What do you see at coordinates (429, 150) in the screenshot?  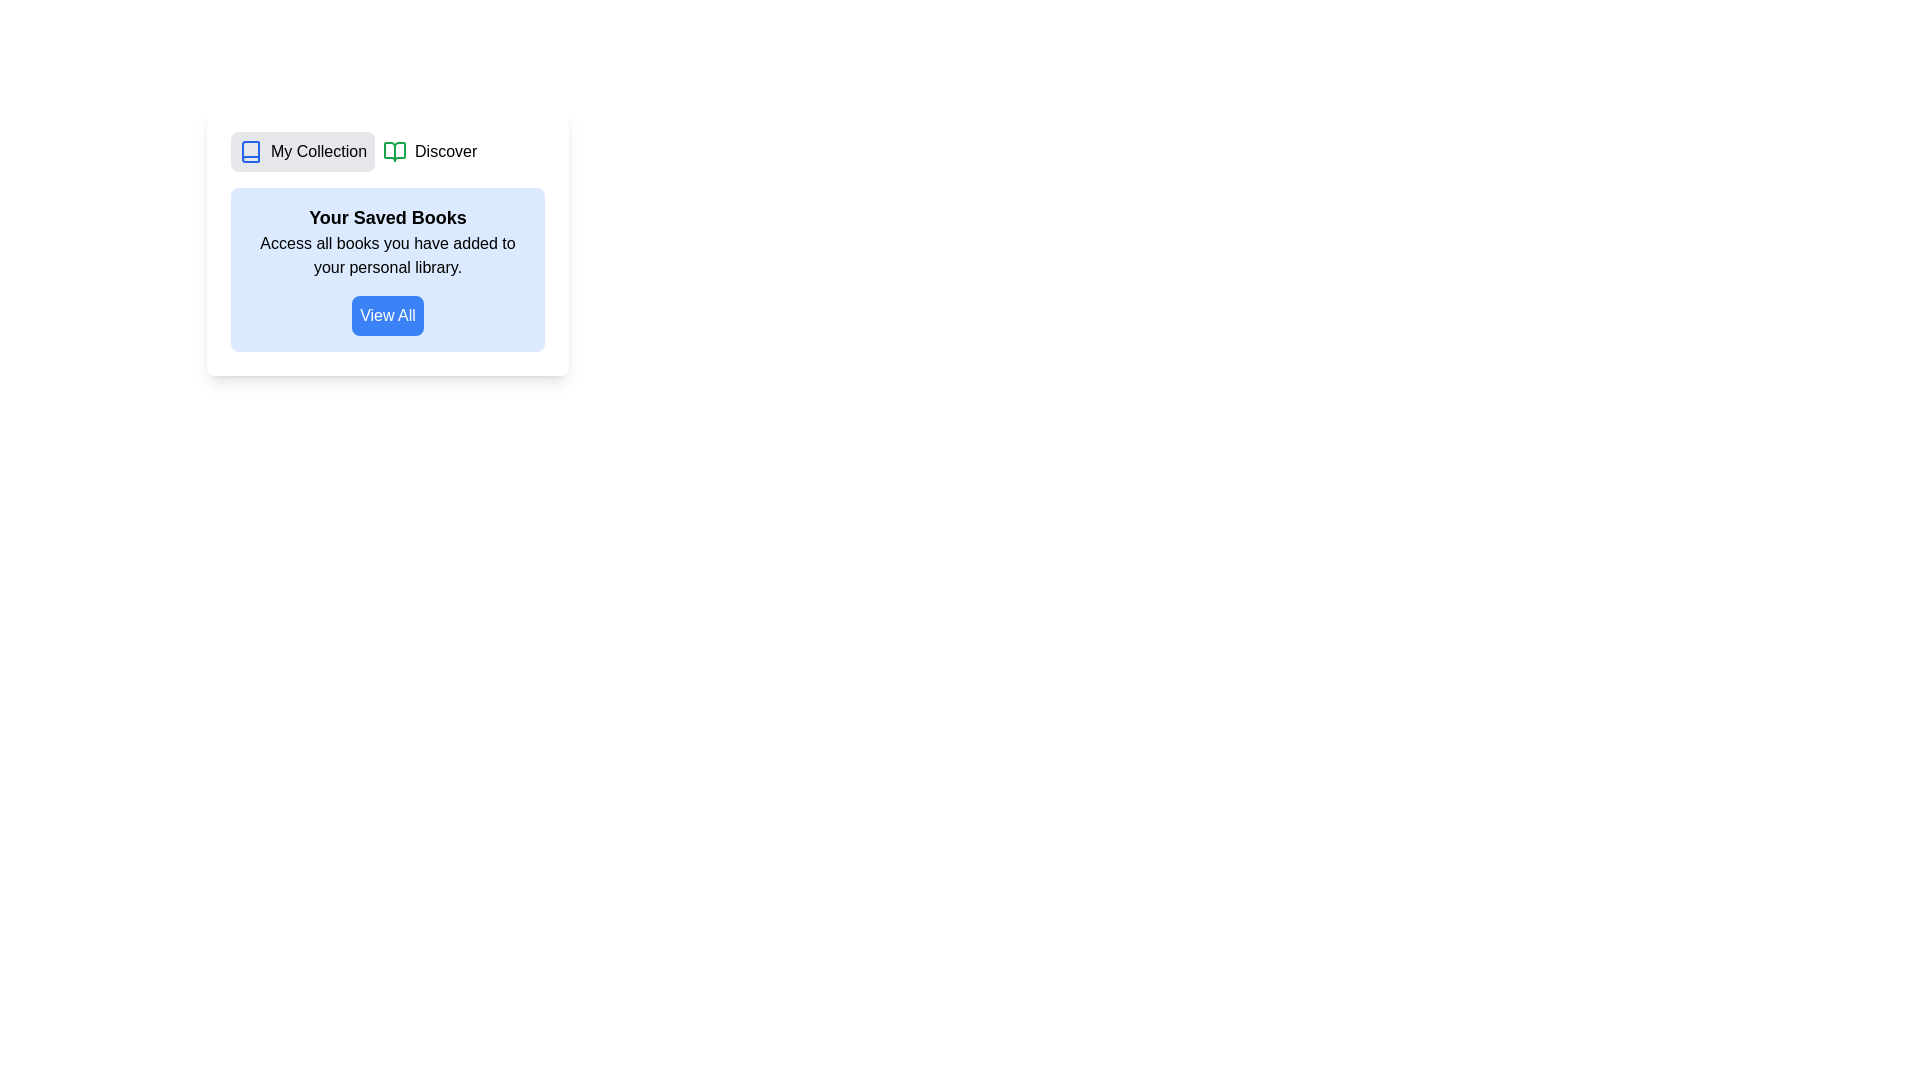 I see `the Discover tab` at bounding box center [429, 150].